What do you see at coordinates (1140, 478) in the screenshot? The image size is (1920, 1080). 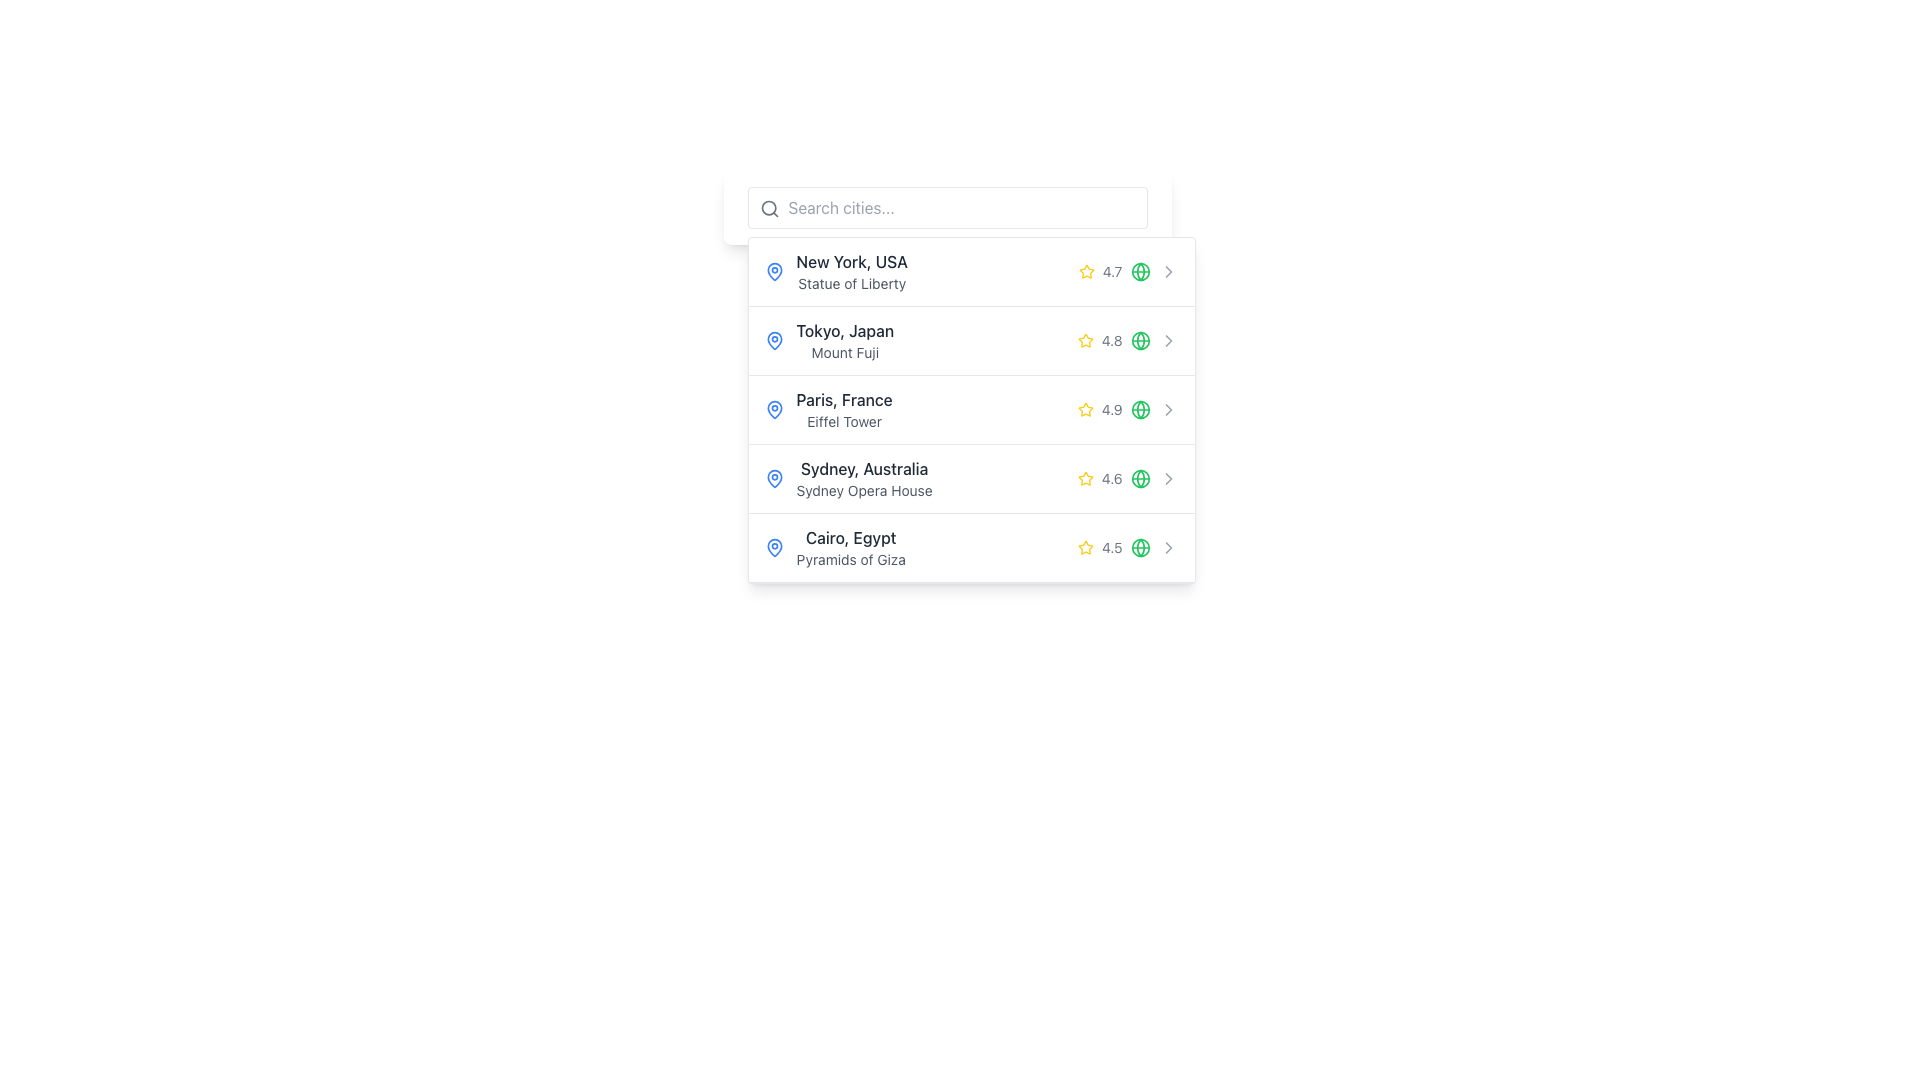 I see `the globe icon located to the right of the star icon within the list item for Sydney, Australia` at bounding box center [1140, 478].